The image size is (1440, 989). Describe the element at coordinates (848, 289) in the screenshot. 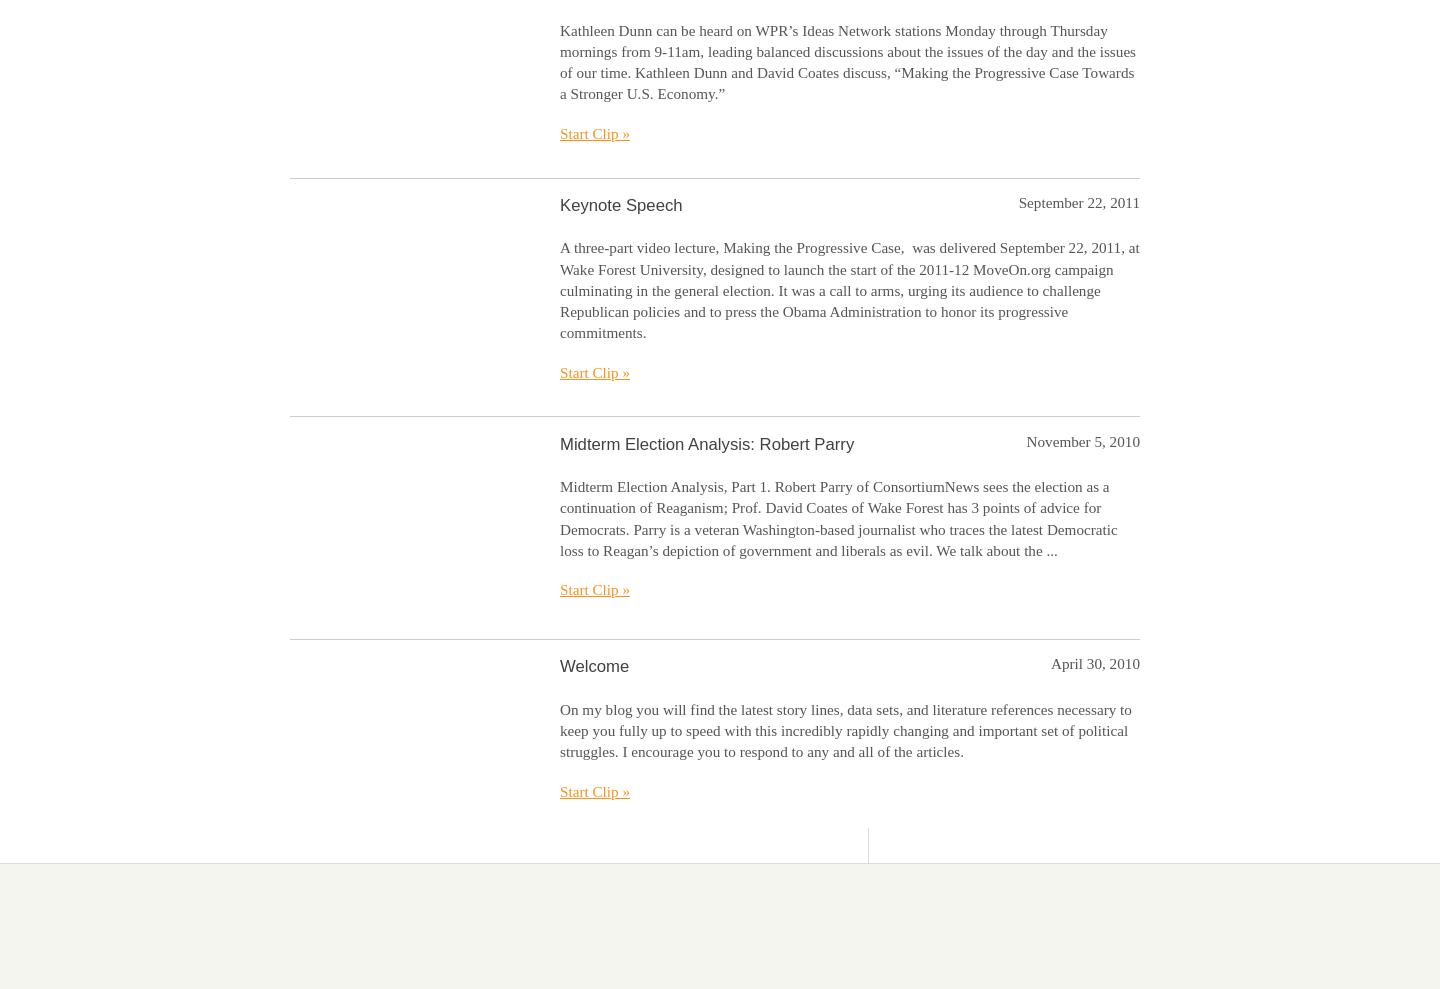

I see `'A three-part video lecture, Making the Progressive Case,  was delivered September 22, 2011, at Wake Forest University, designed to launch the start of the 2011-12 MoveOn.org campaign culminating in the general election. It was a call to arms, urging its audience to challenge Republican policies and to press the Obama Administration to honor its progressive commitments.'` at that location.